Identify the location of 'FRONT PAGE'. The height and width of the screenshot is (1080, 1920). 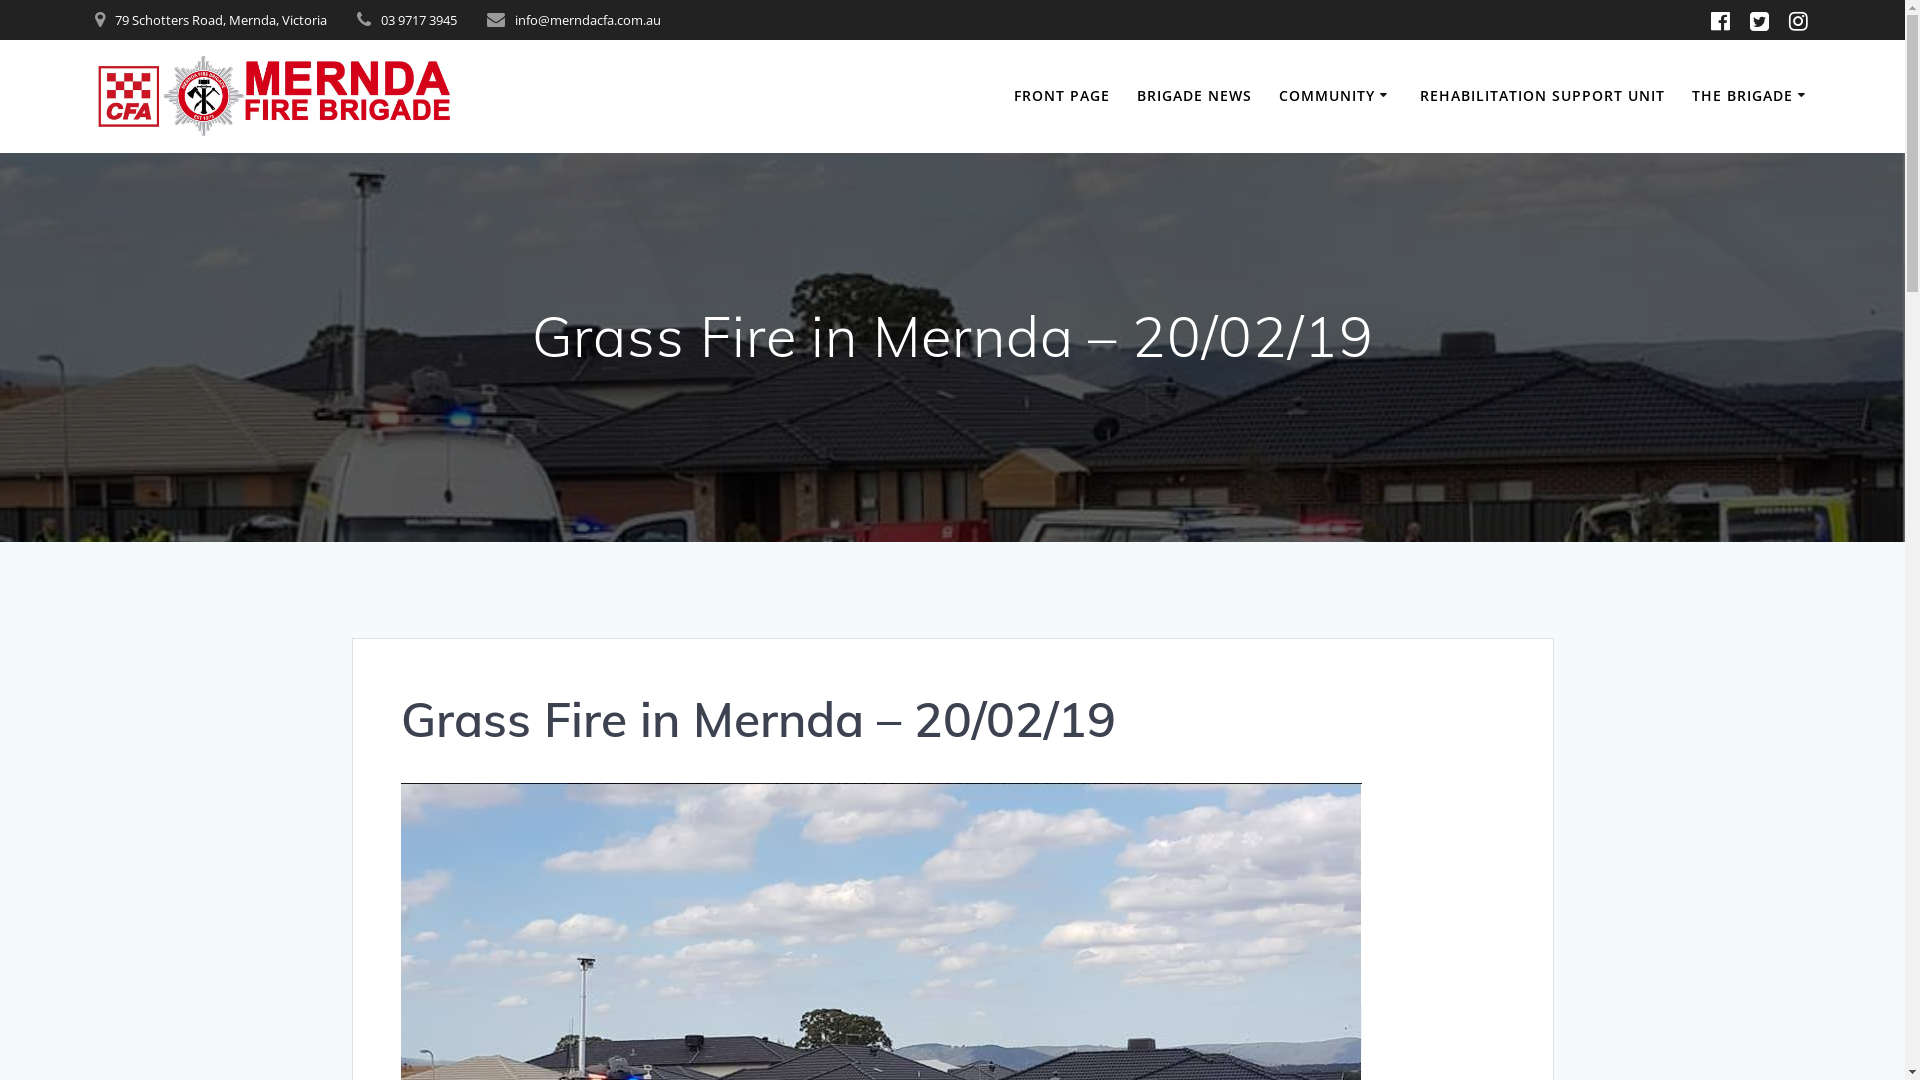
(1060, 96).